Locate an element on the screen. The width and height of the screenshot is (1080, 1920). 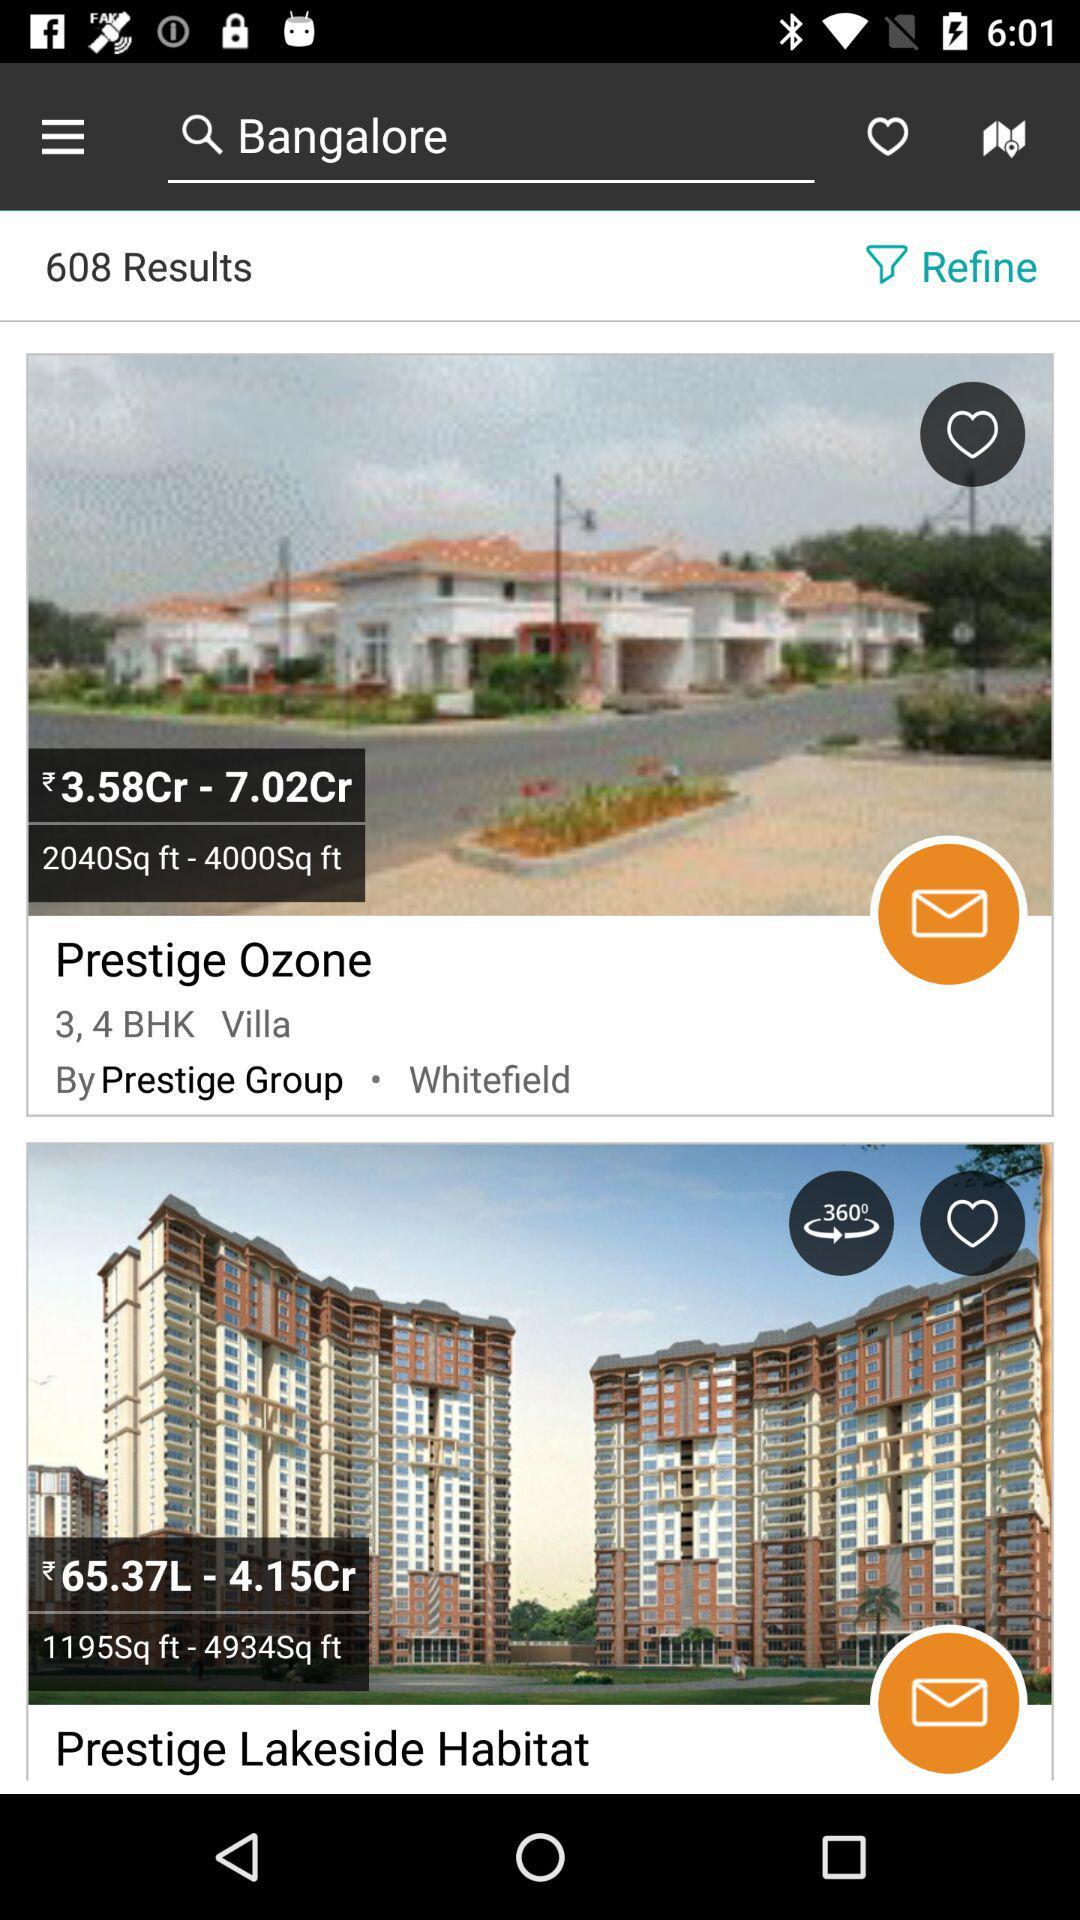
location is located at coordinates (971, 1222).